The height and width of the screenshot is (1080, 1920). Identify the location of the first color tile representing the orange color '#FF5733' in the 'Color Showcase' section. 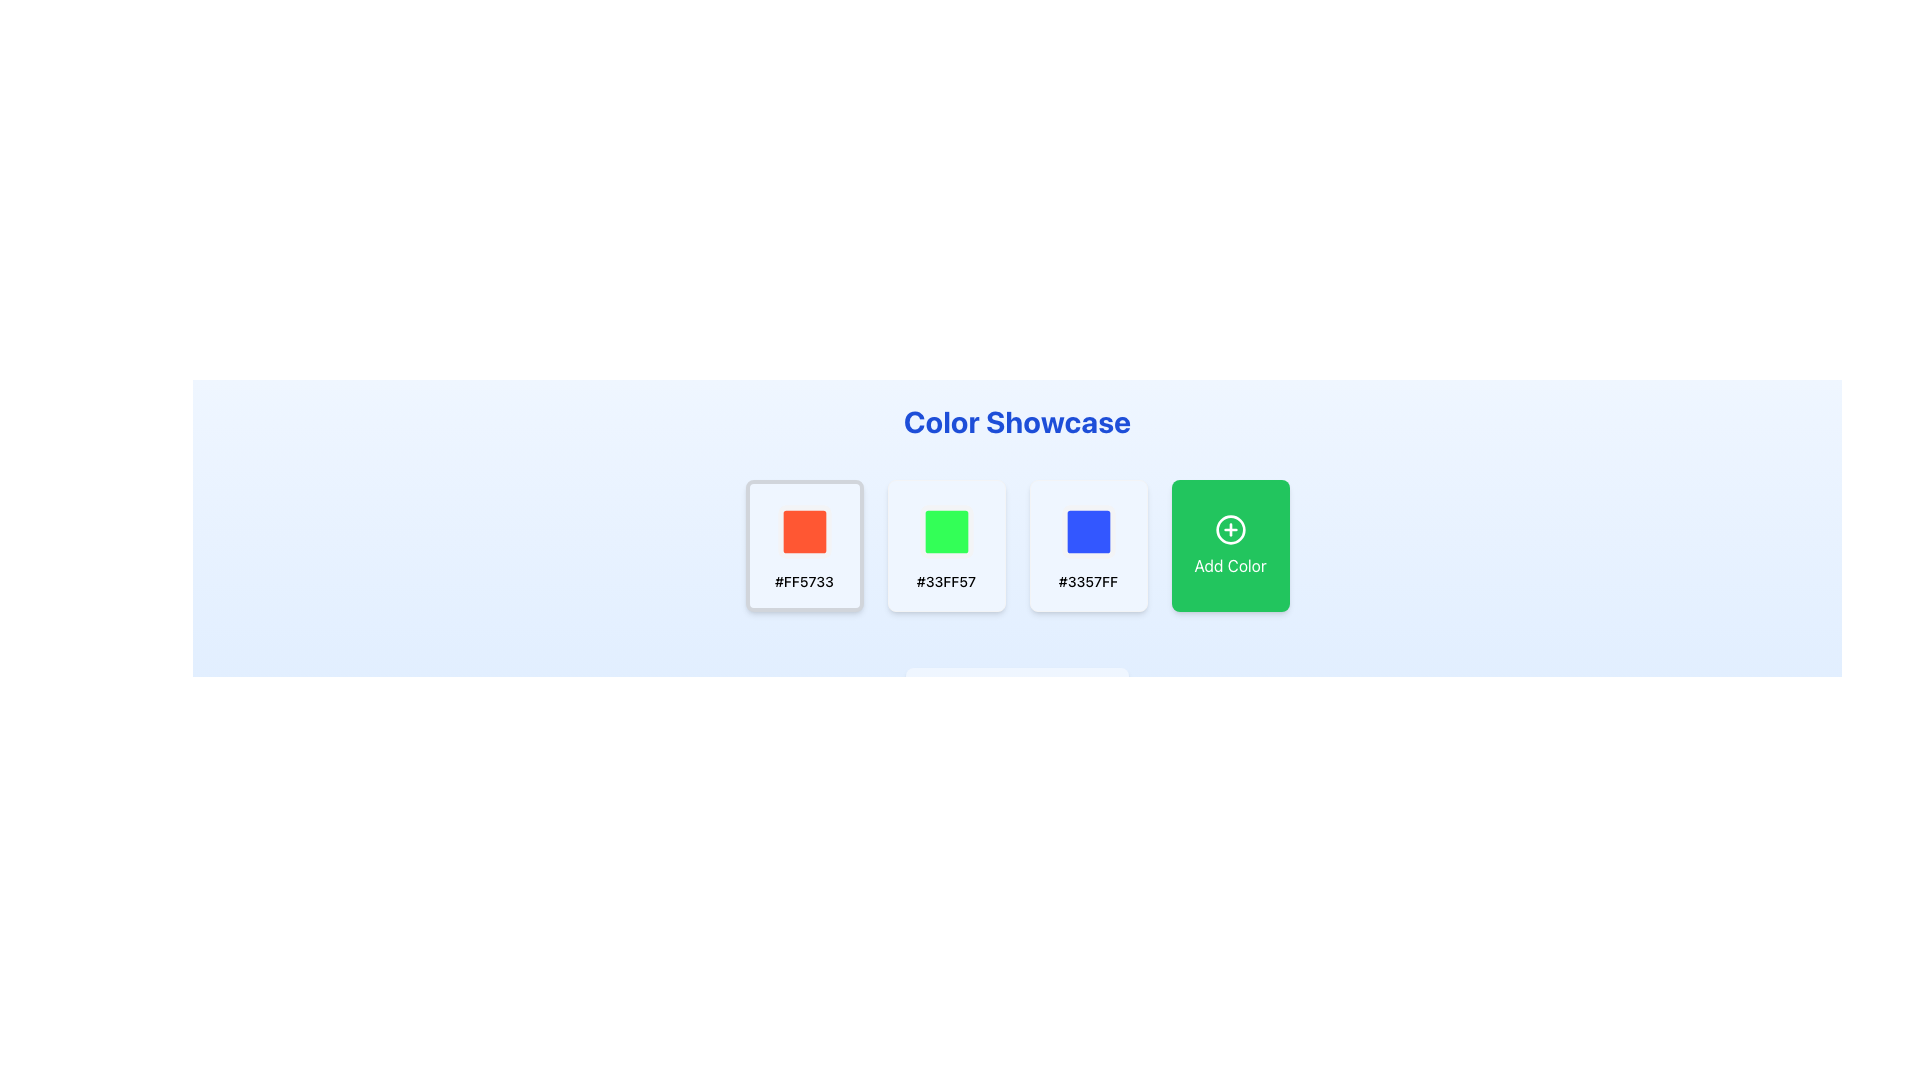
(804, 531).